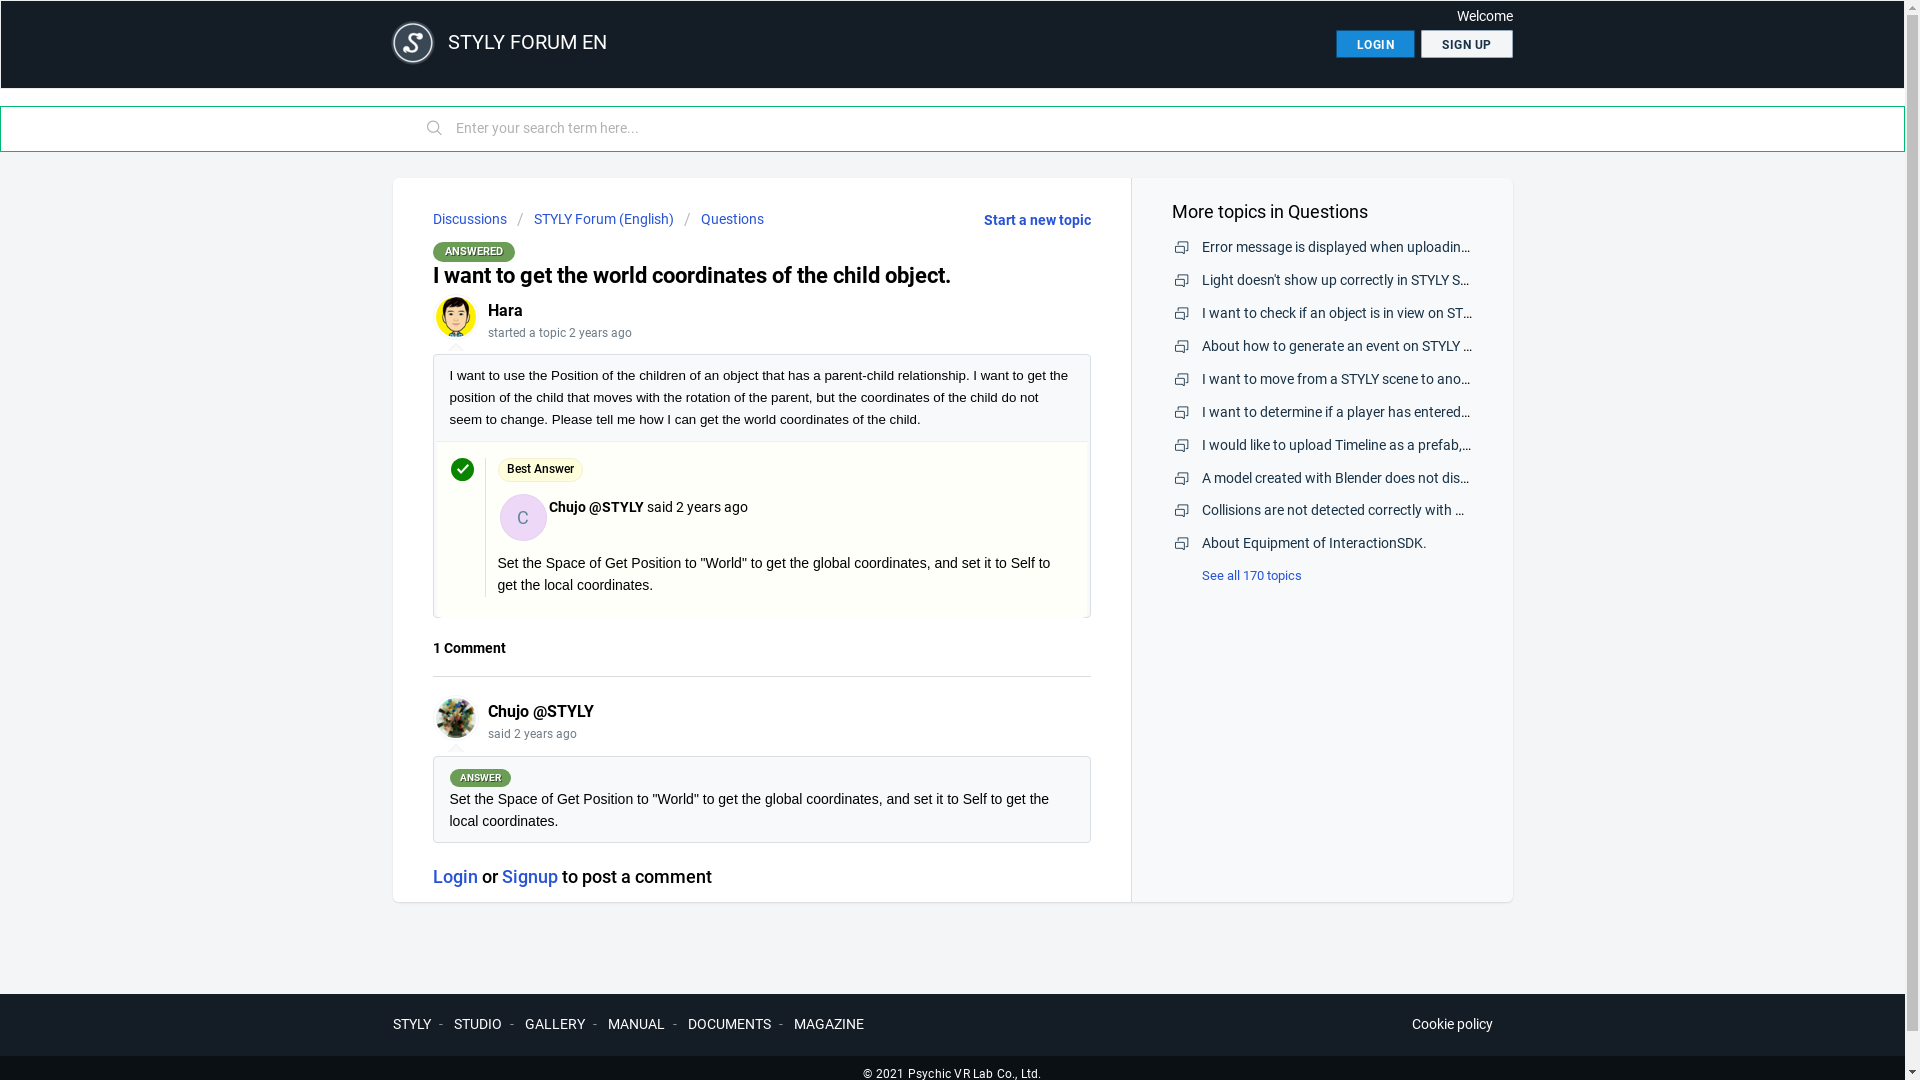 This screenshot has height=1080, width=1920. What do you see at coordinates (1344, 312) in the screenshot?
I see `'I want to check if an object is in view on STYLY.'` at bounding box center [1344, 312].